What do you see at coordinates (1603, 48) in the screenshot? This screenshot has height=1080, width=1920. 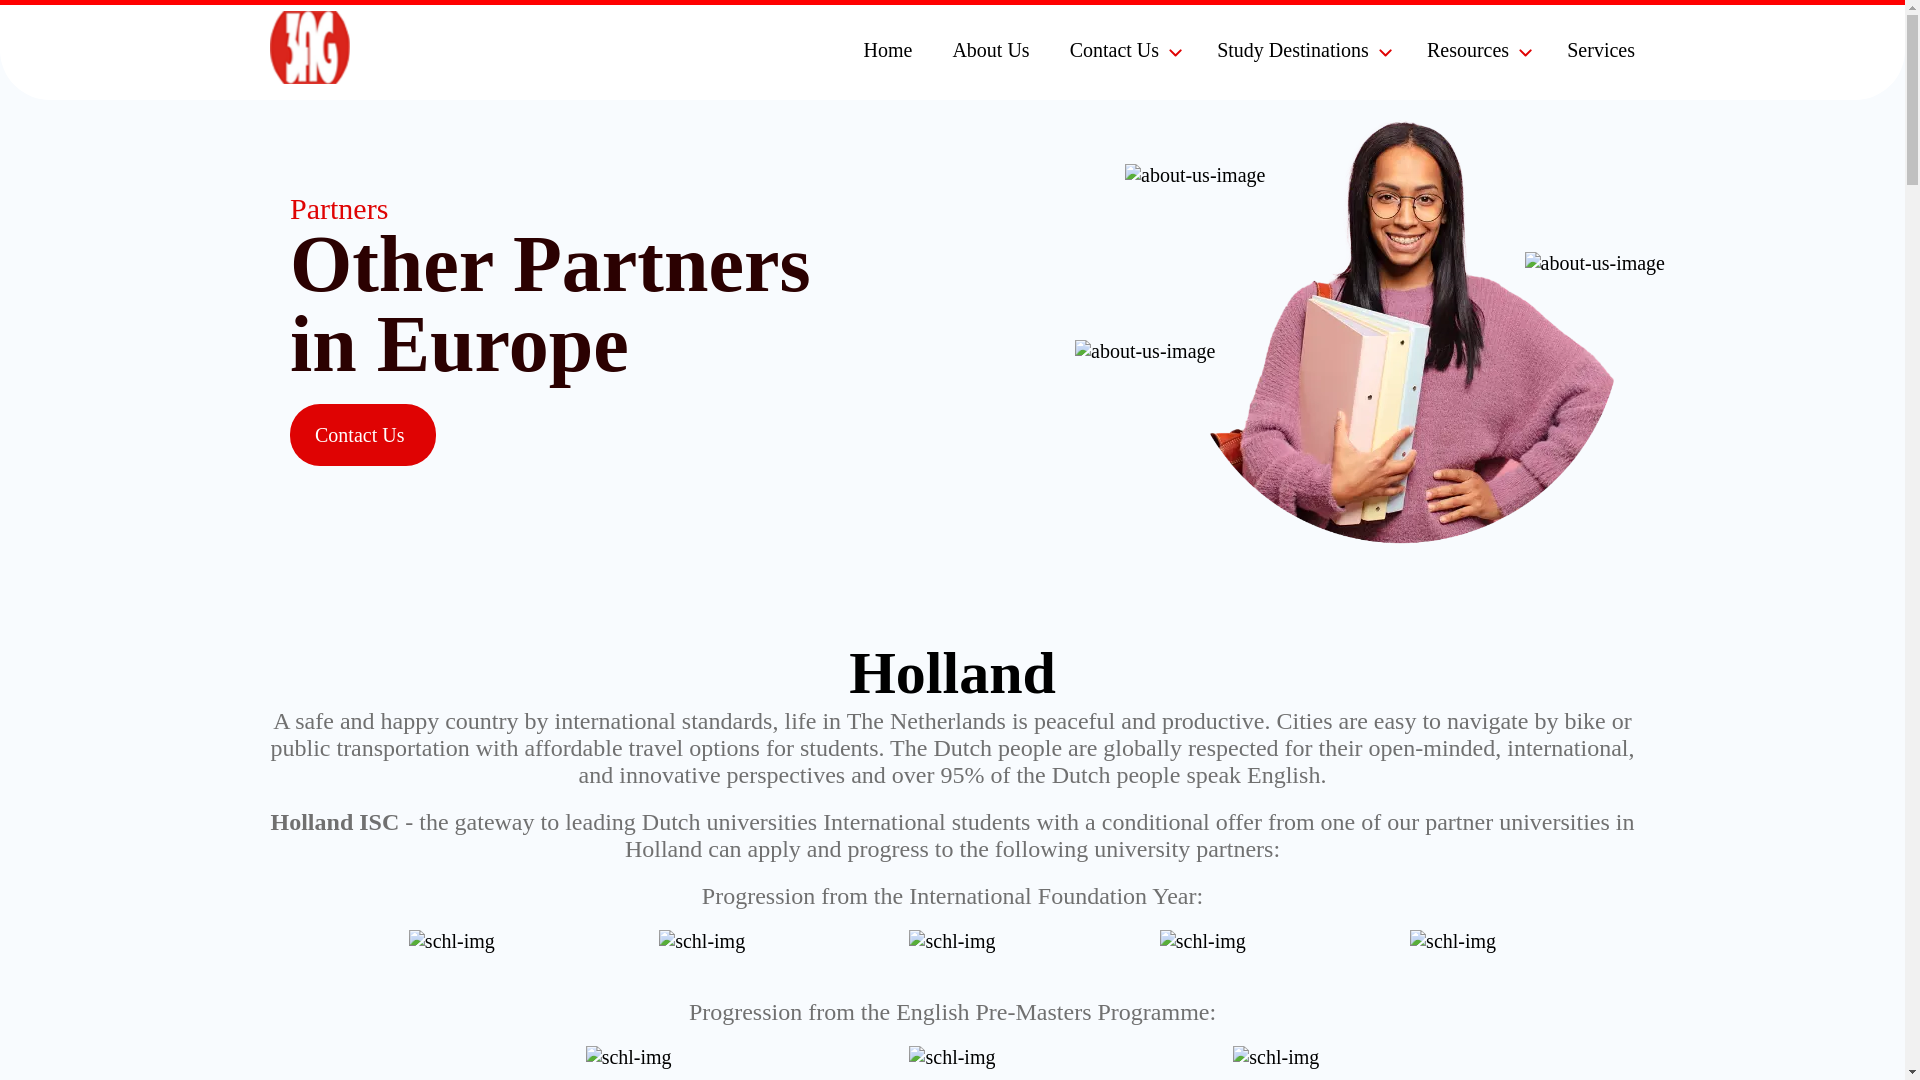 I see `'Services'` at bounding box center [1603, 48].